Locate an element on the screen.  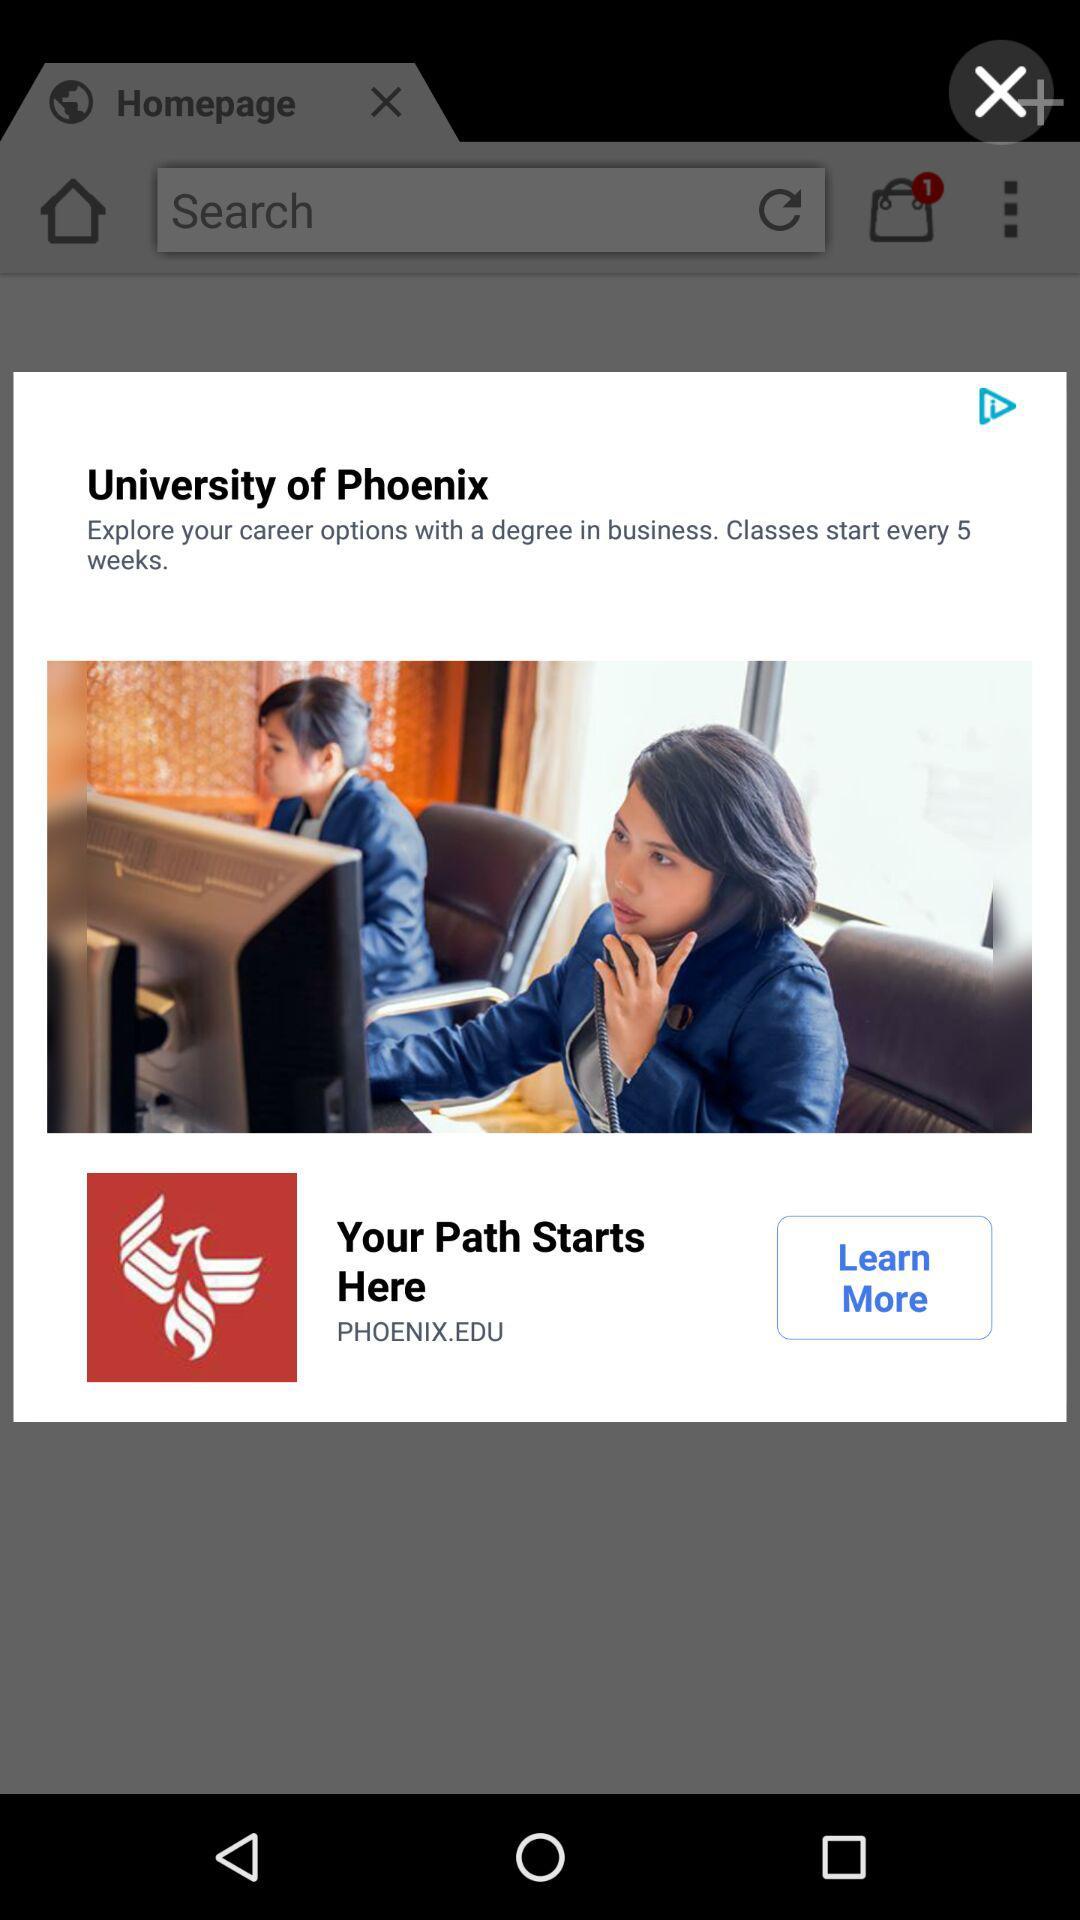
learn more item is located at coordinates (883, 1276).